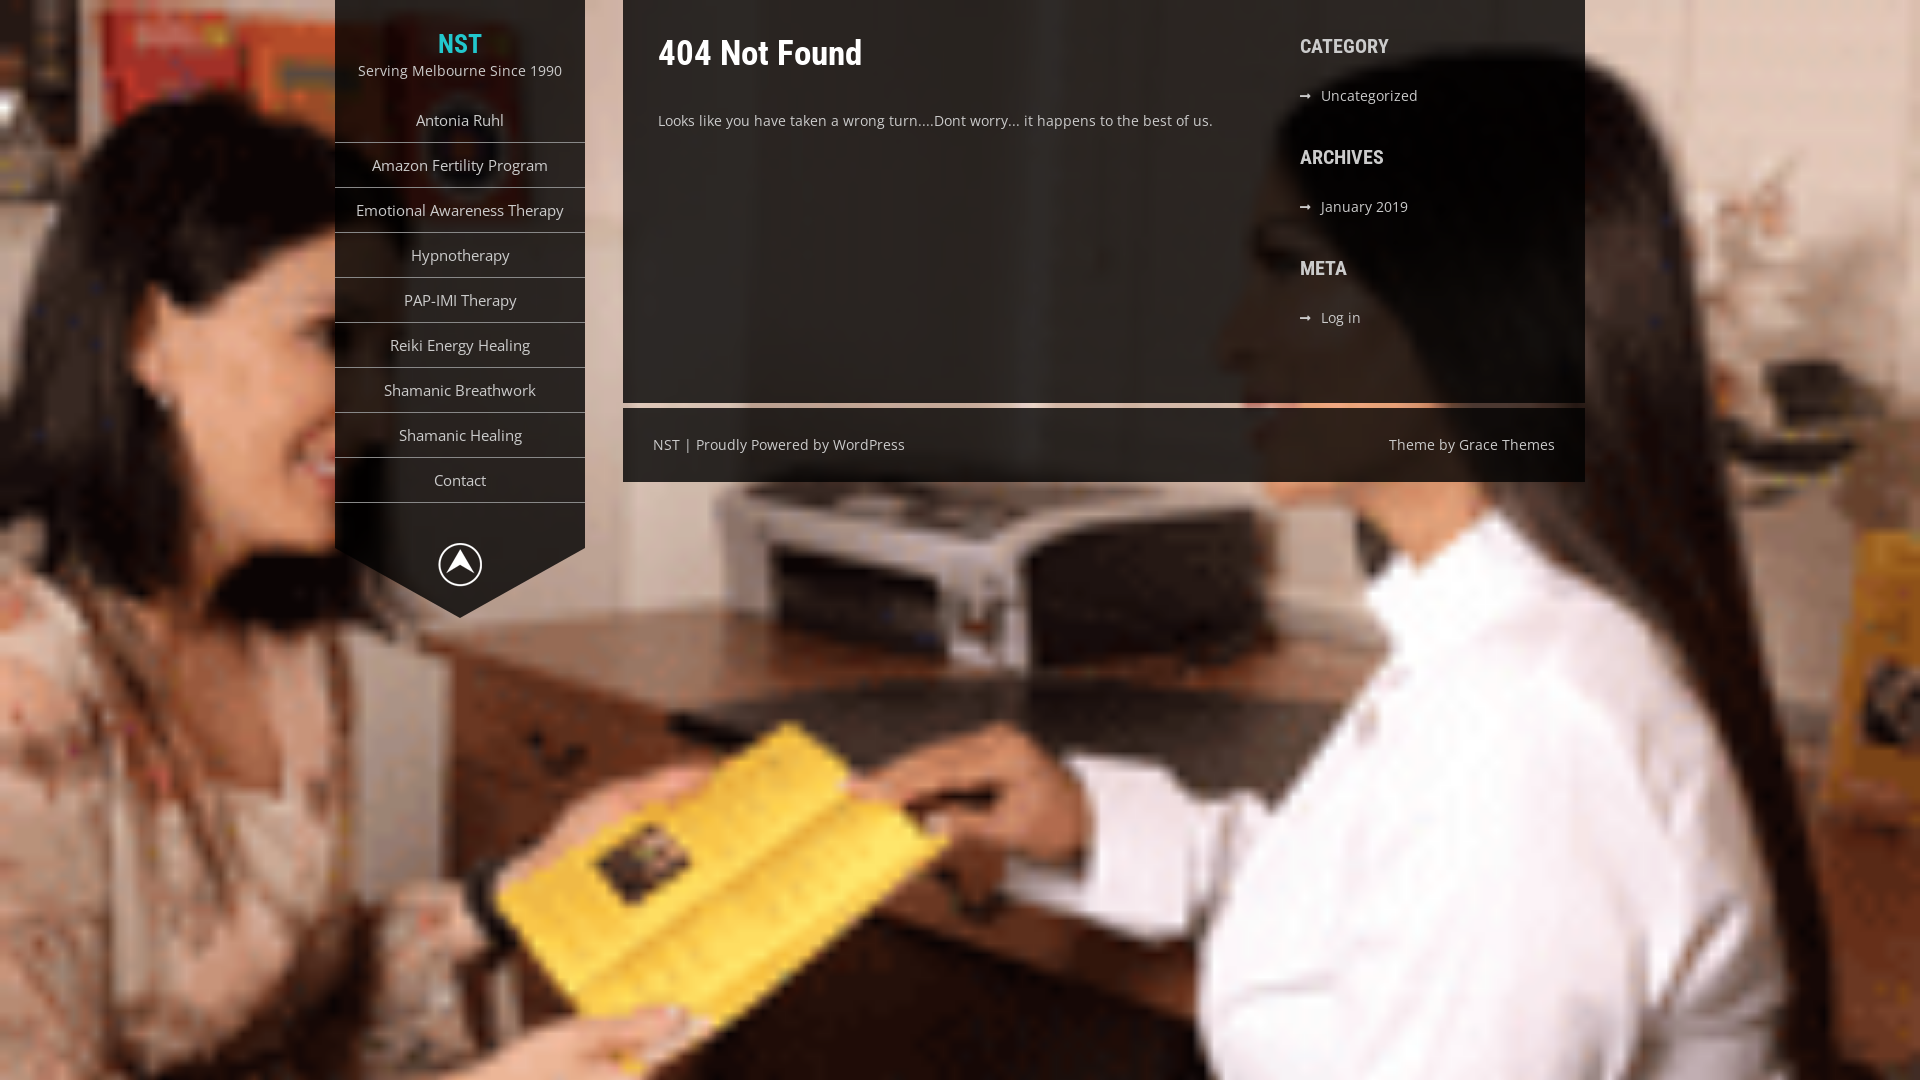 This screenshot has width=1920, height=1080. Describe the element at coordinates (459, 164) in the screenshot. I see `'Amazon Fertility Program'` at that location.